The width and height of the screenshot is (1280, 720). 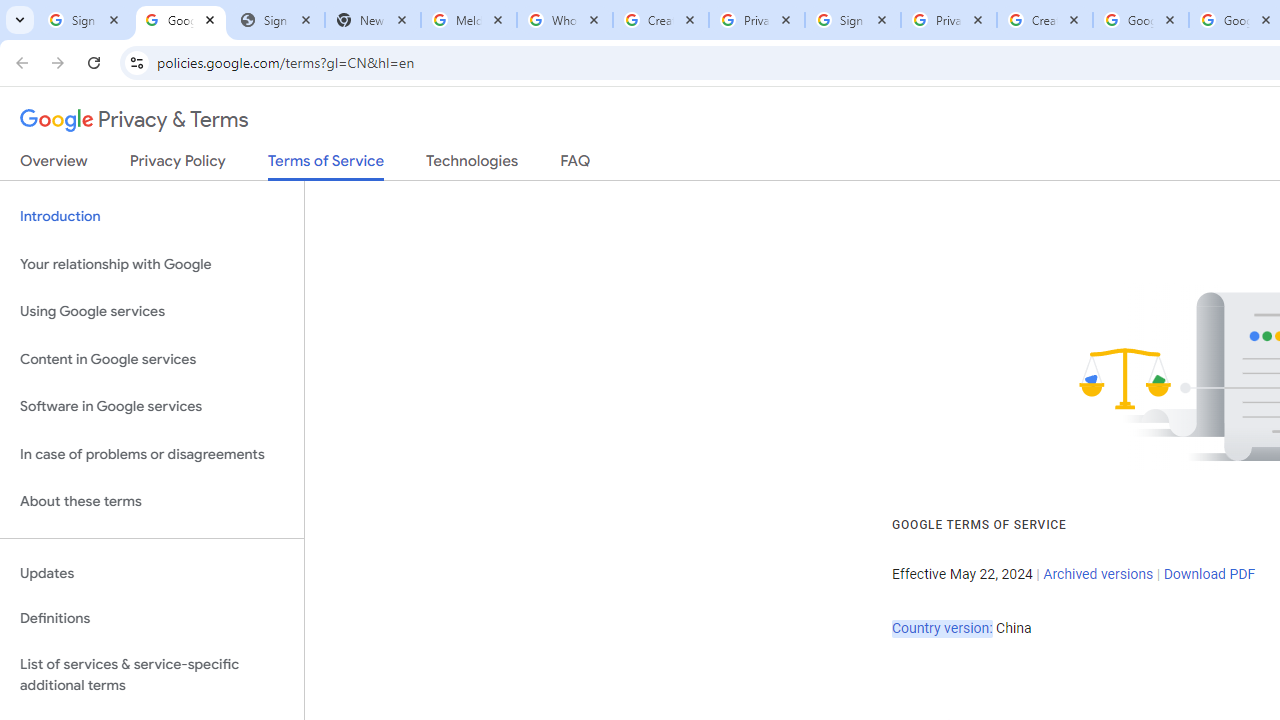 What do you see at coordinates (151, 406) in the screenshot?
I see `'Software in Google services'` at bounding box center [151, 406].